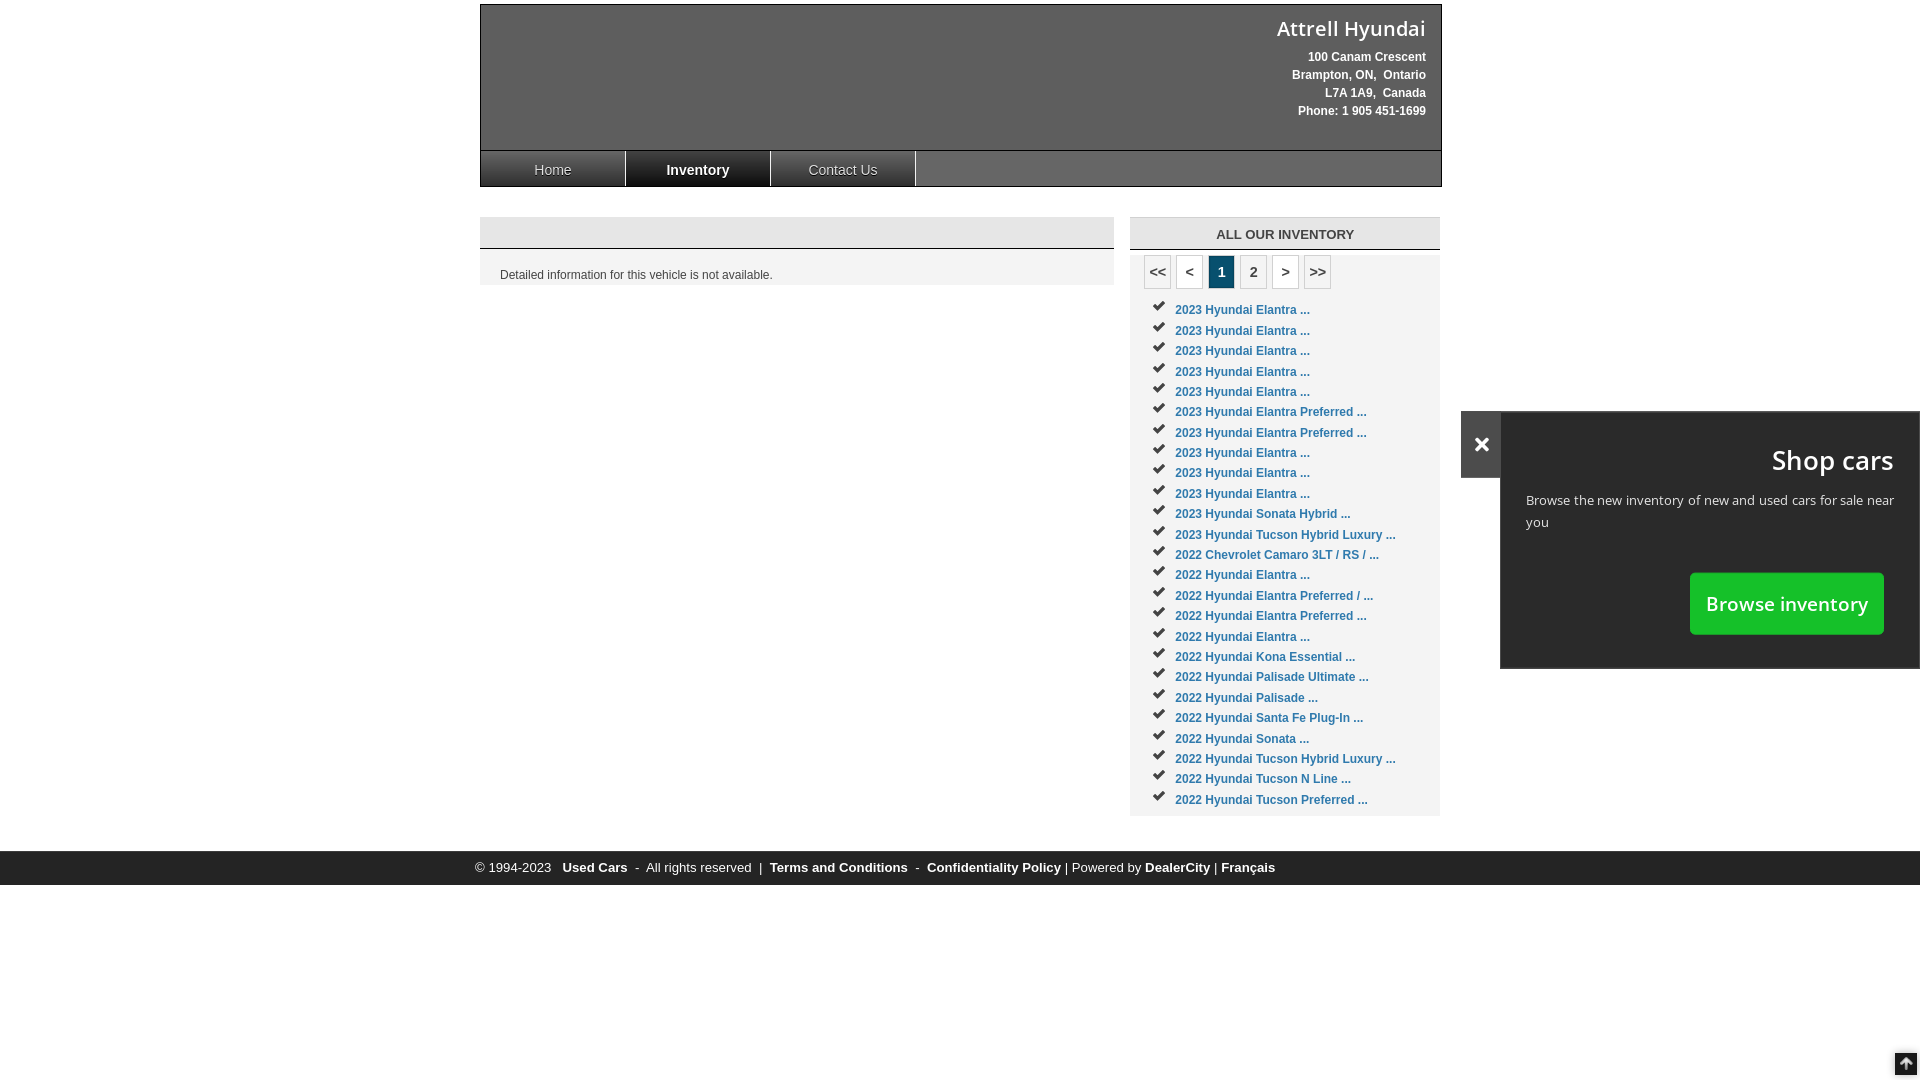 The image size is (1920, 1080). Describe the element at coordinates (553, 167) in the screenshot. I see `'Home'` at that location.